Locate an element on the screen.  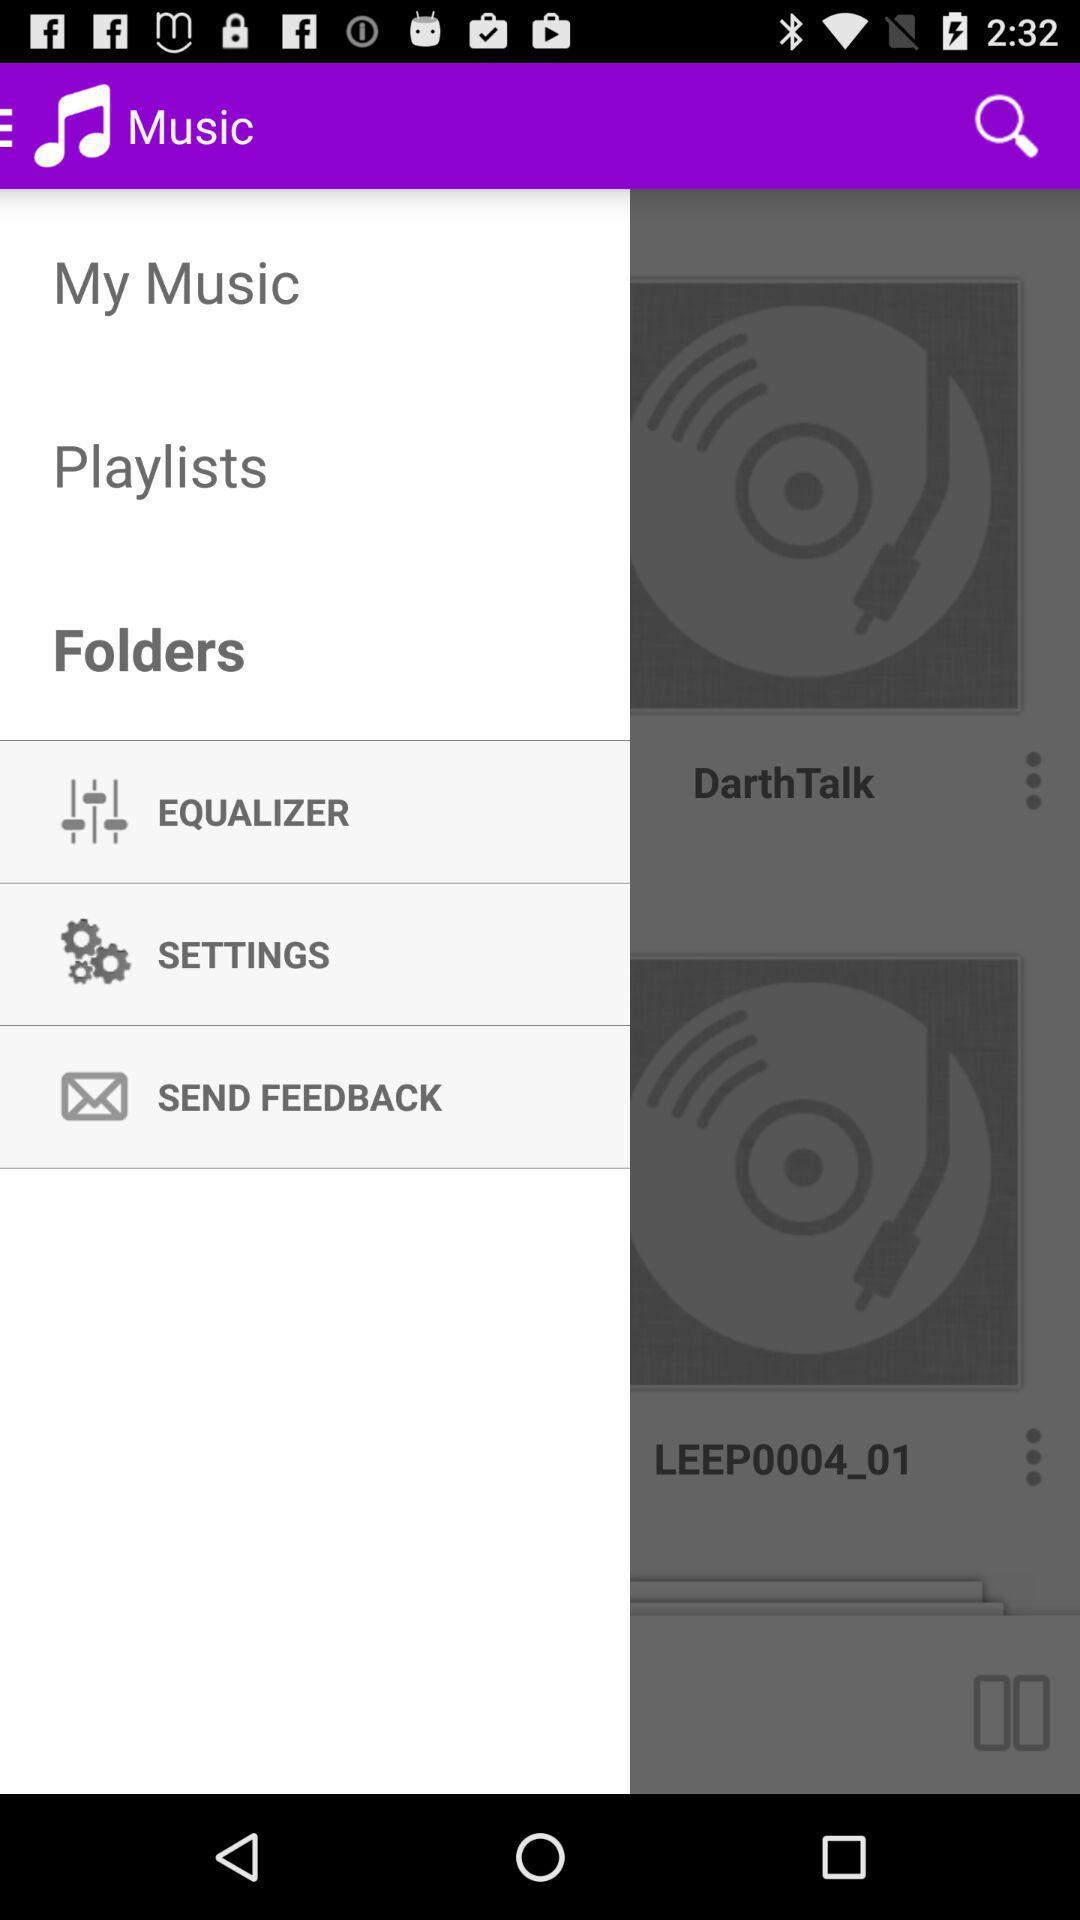
play button is located at coordinates (1019, 1703).